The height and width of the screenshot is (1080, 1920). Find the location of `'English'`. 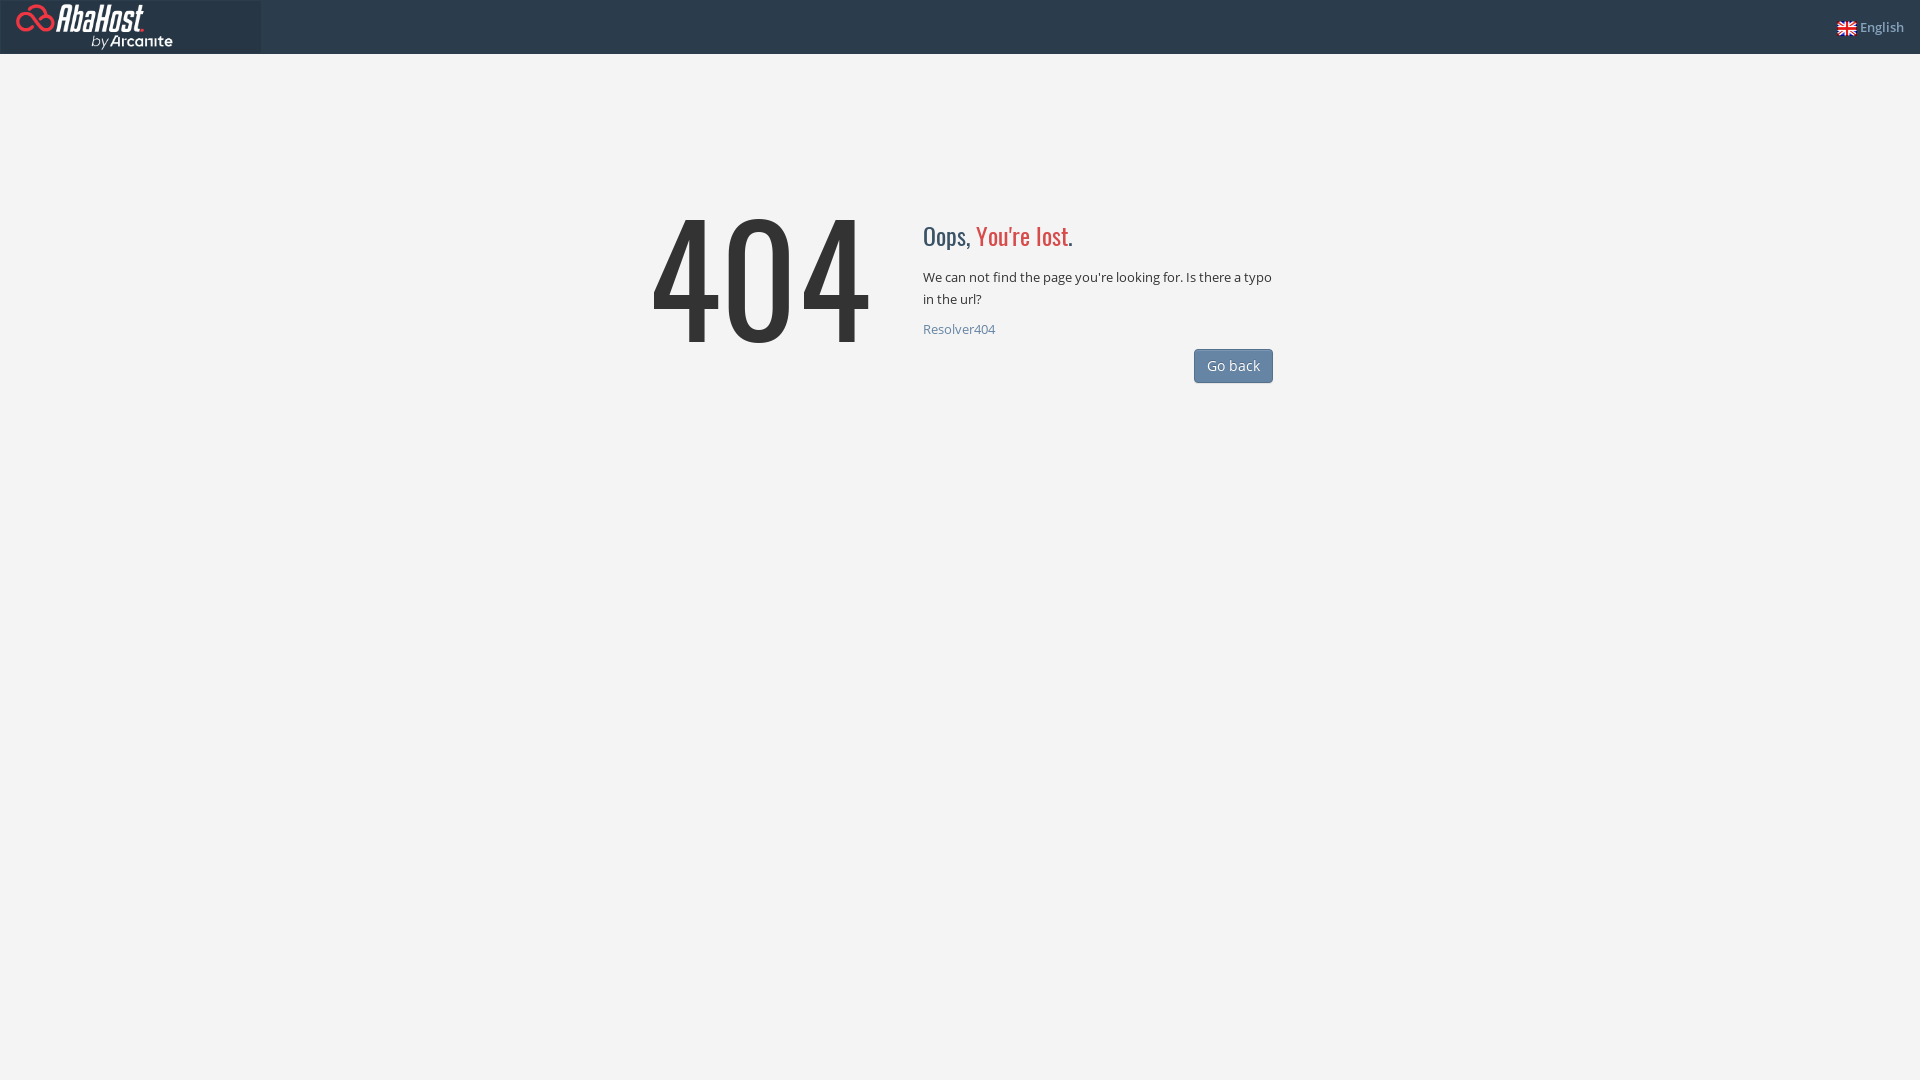

'English' is located at coordinates (1869, 27).